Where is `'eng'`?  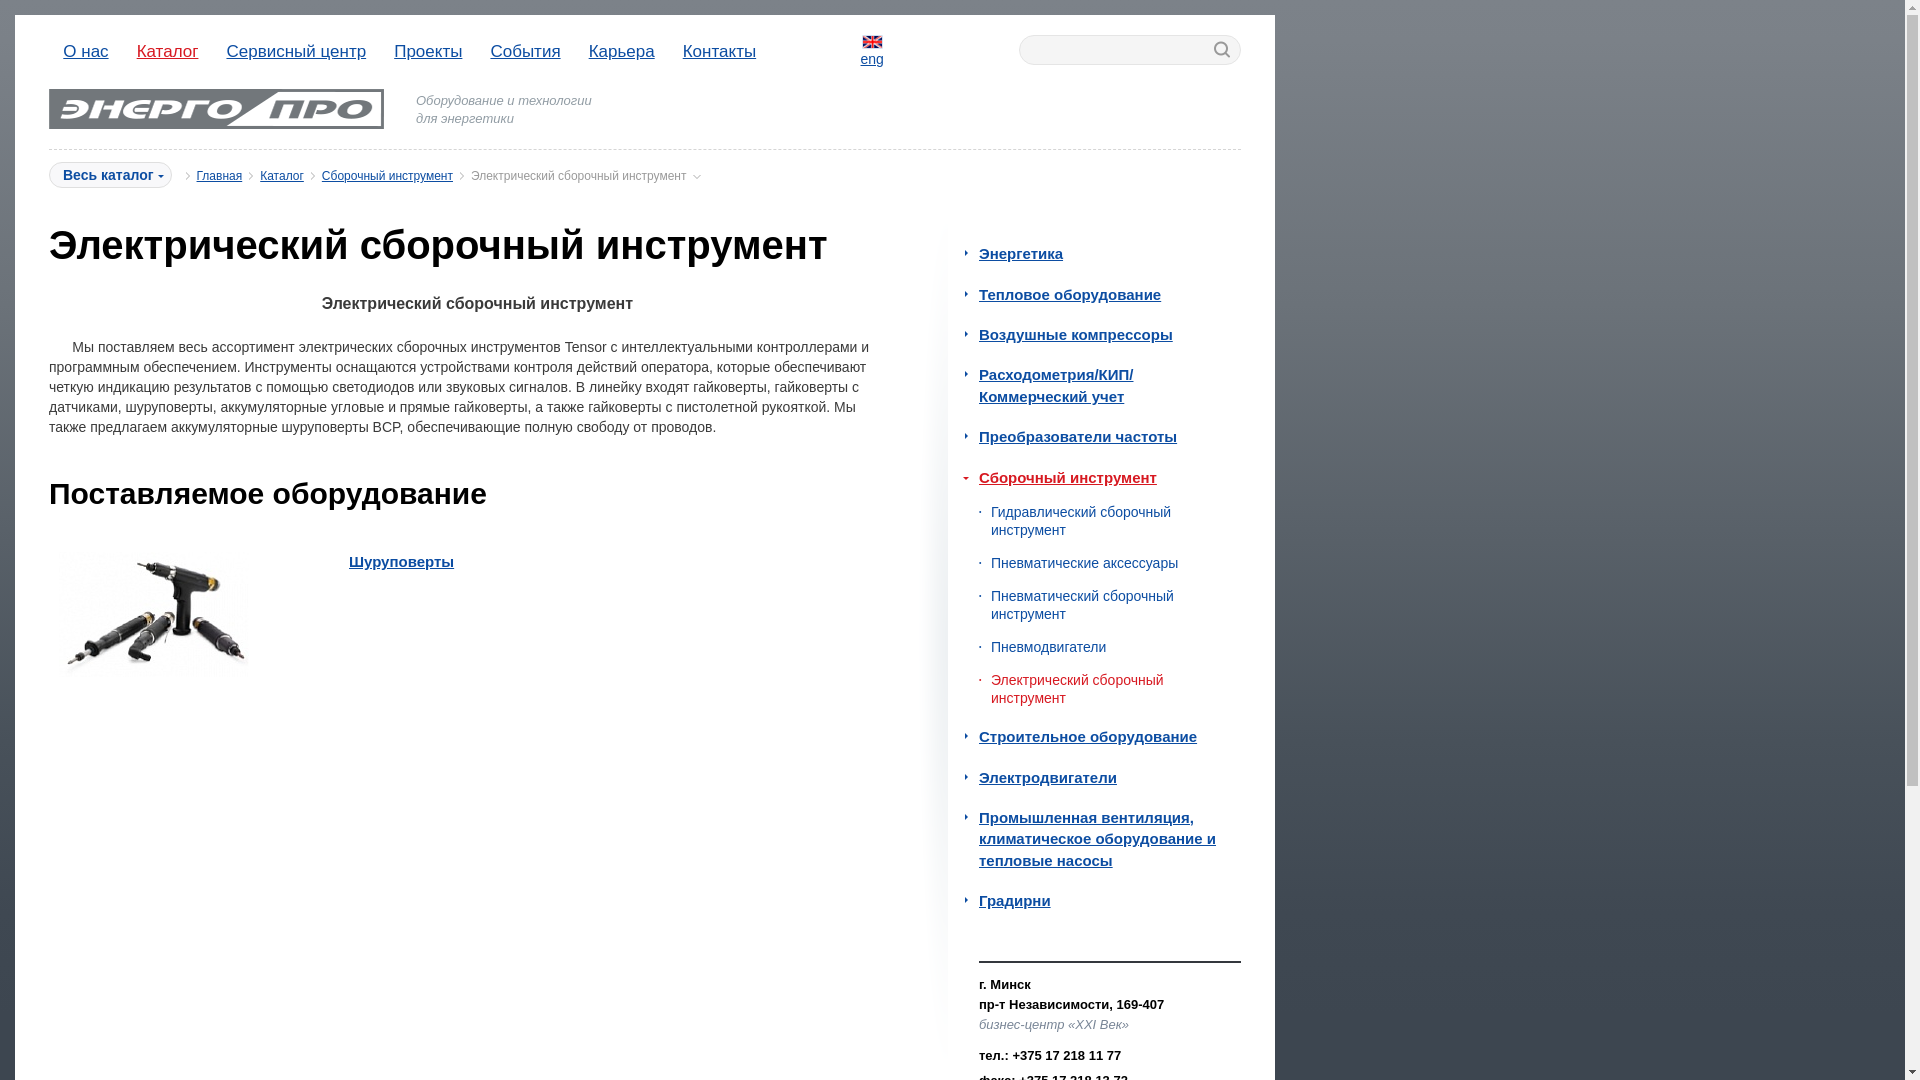 'eng' is located at coordinates (872, 49).